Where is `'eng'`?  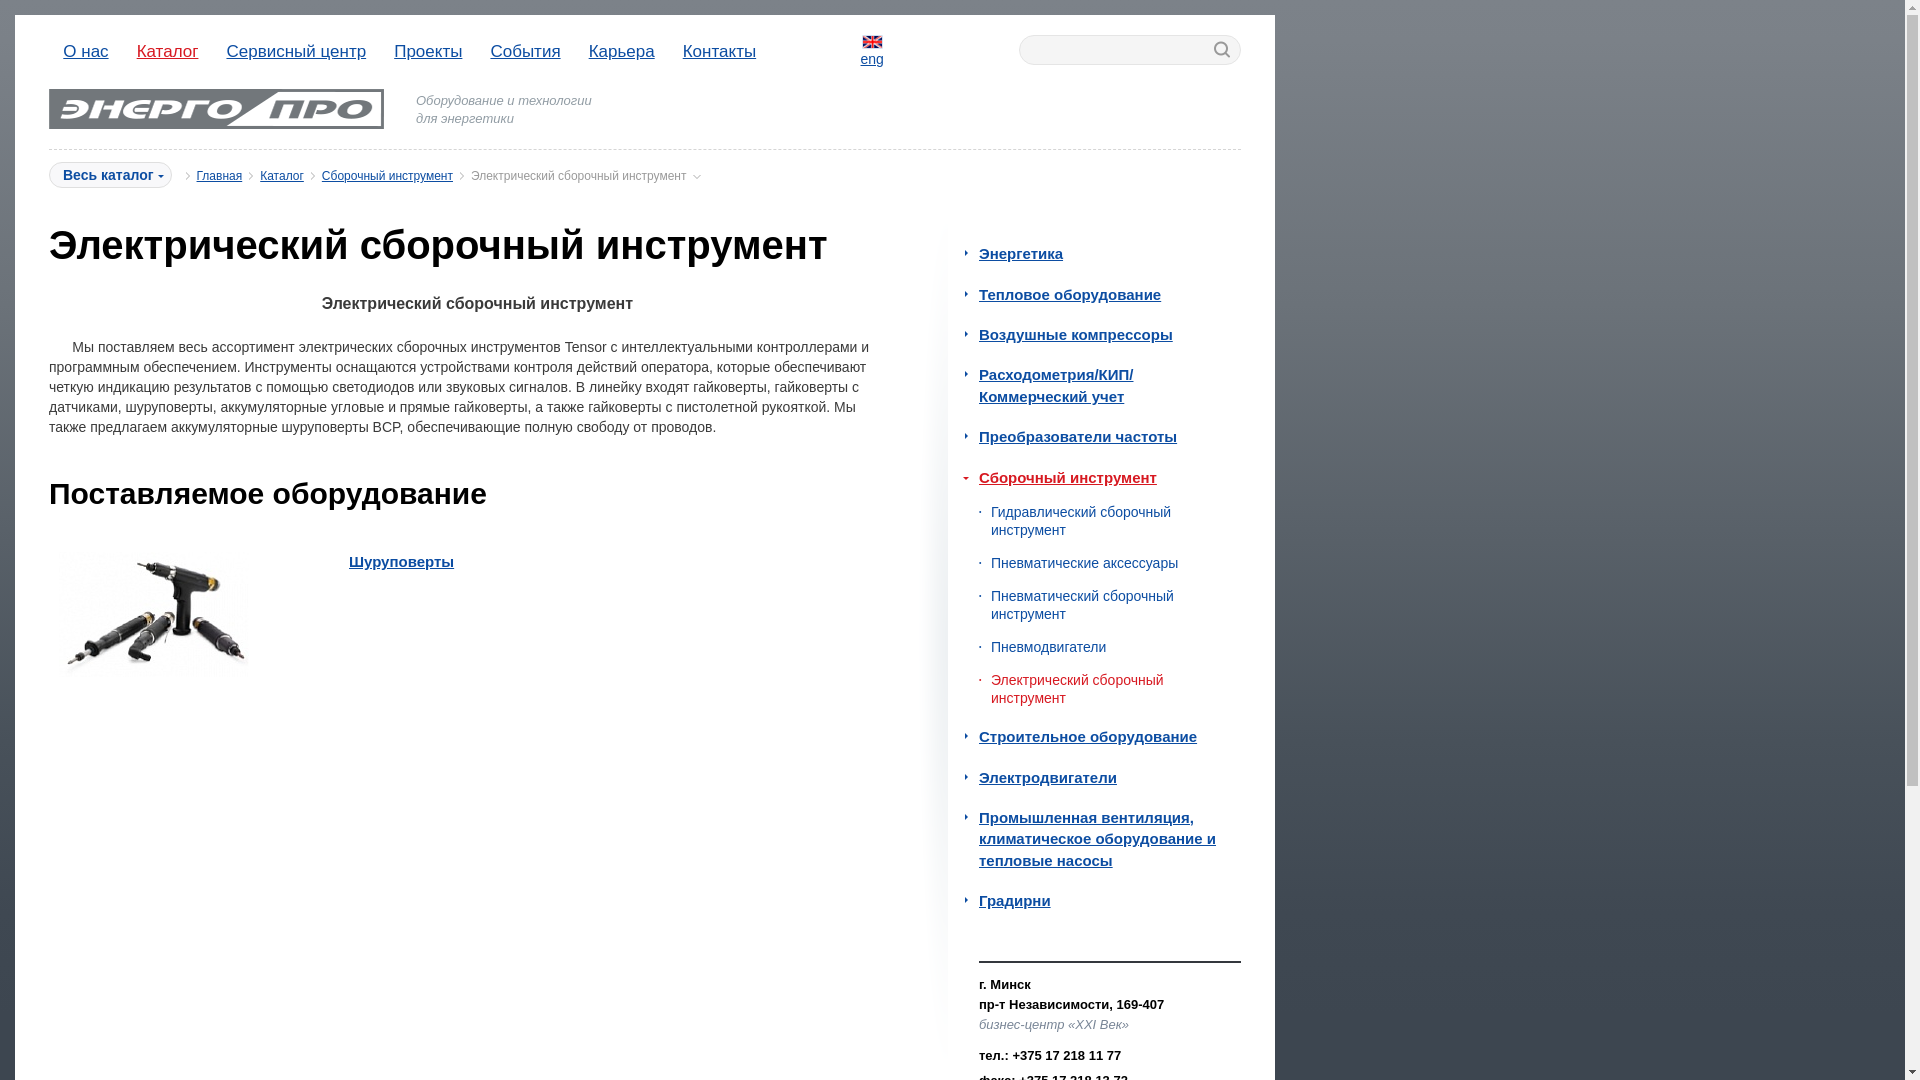 'eng' is located at coordinates (872, 49).